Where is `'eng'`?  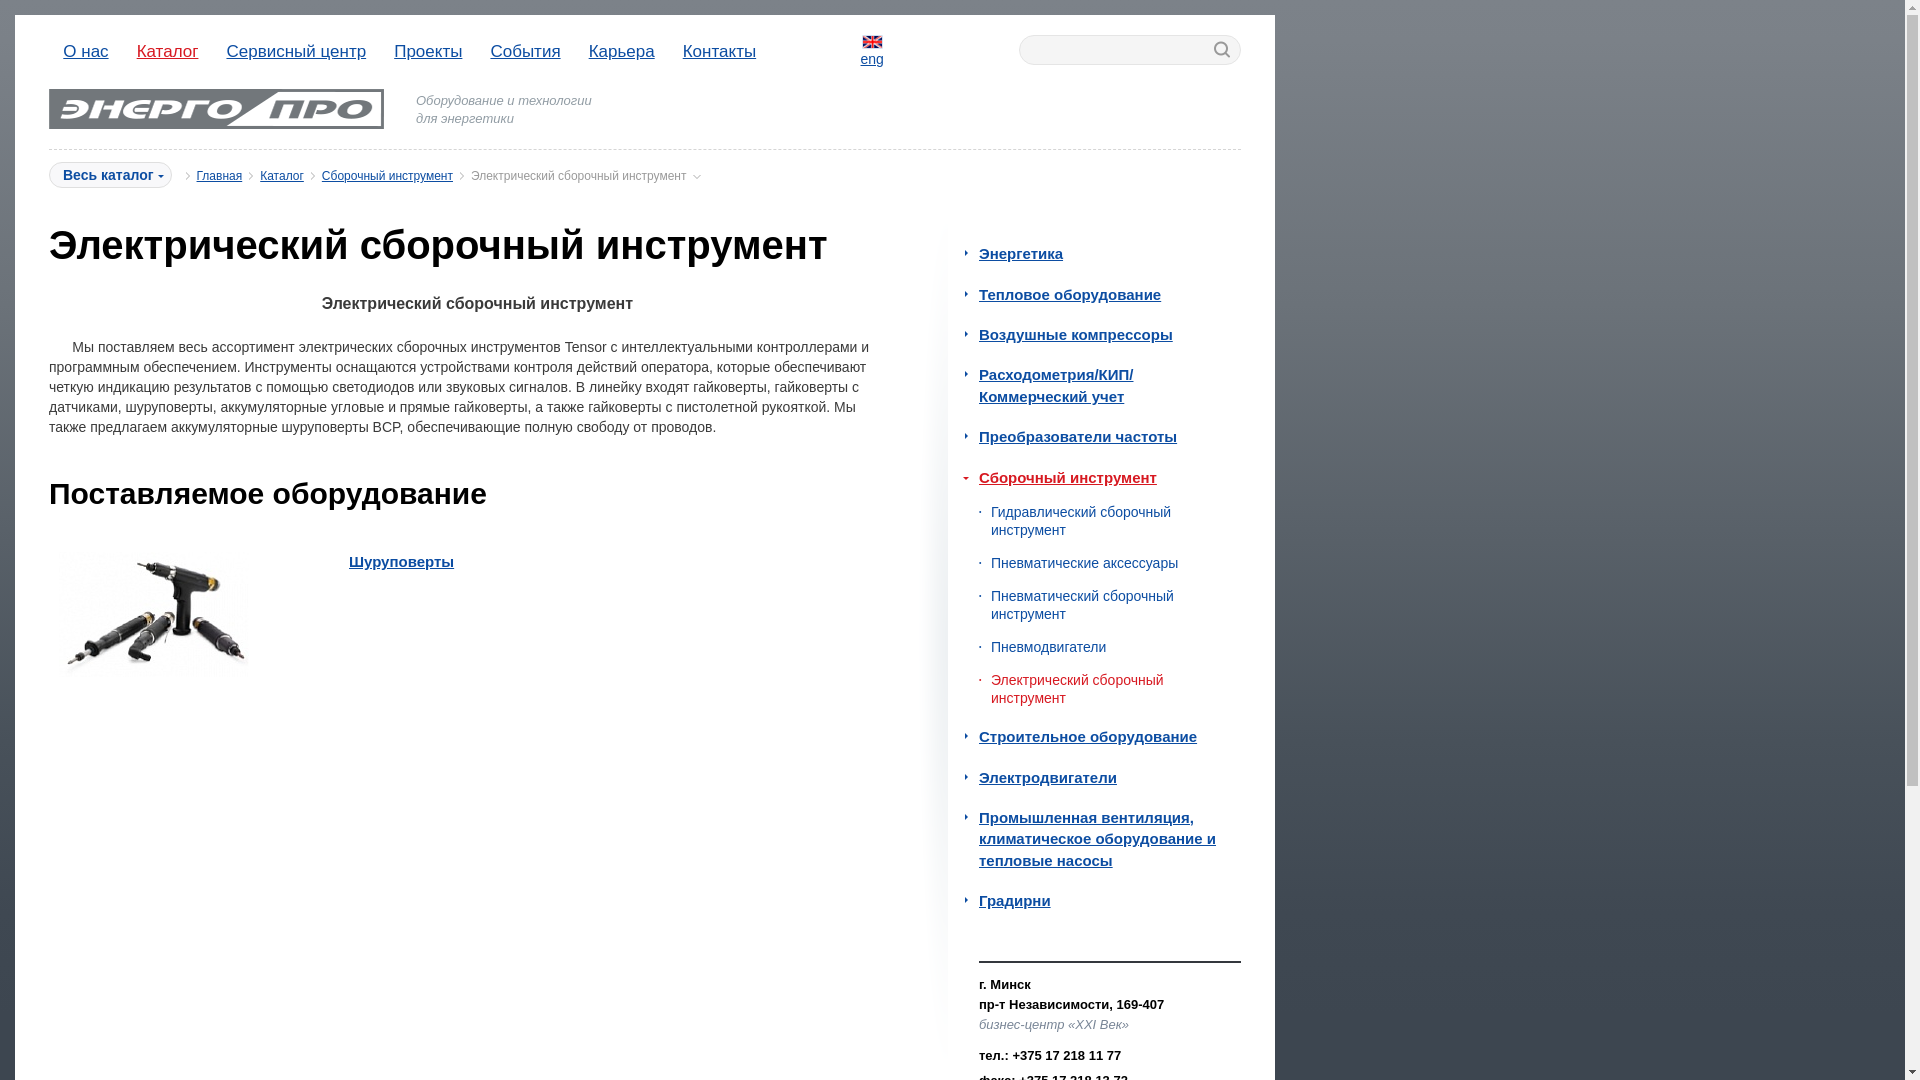 'eng' is located at coordinates (872, 49).